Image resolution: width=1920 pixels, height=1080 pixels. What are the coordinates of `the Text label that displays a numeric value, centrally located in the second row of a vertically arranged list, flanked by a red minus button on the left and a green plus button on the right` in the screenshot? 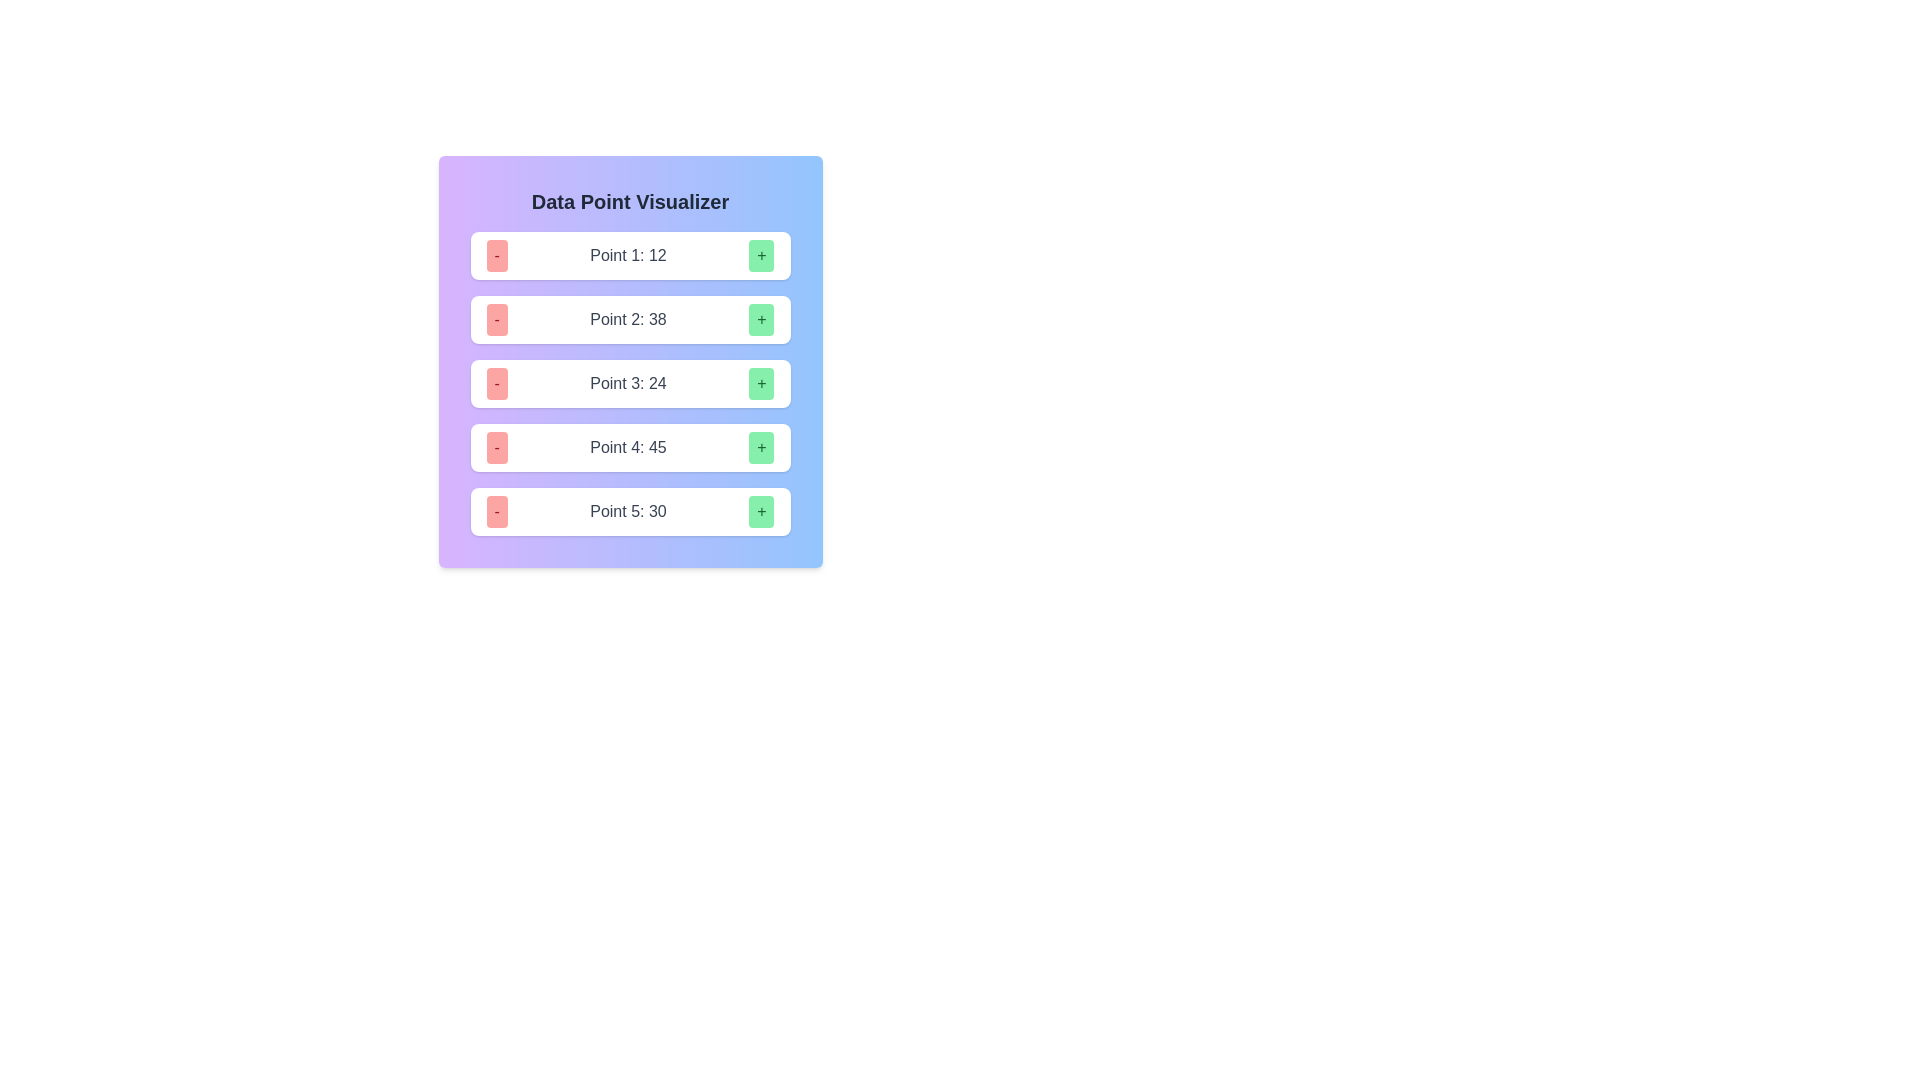 It's located at (627, 319).